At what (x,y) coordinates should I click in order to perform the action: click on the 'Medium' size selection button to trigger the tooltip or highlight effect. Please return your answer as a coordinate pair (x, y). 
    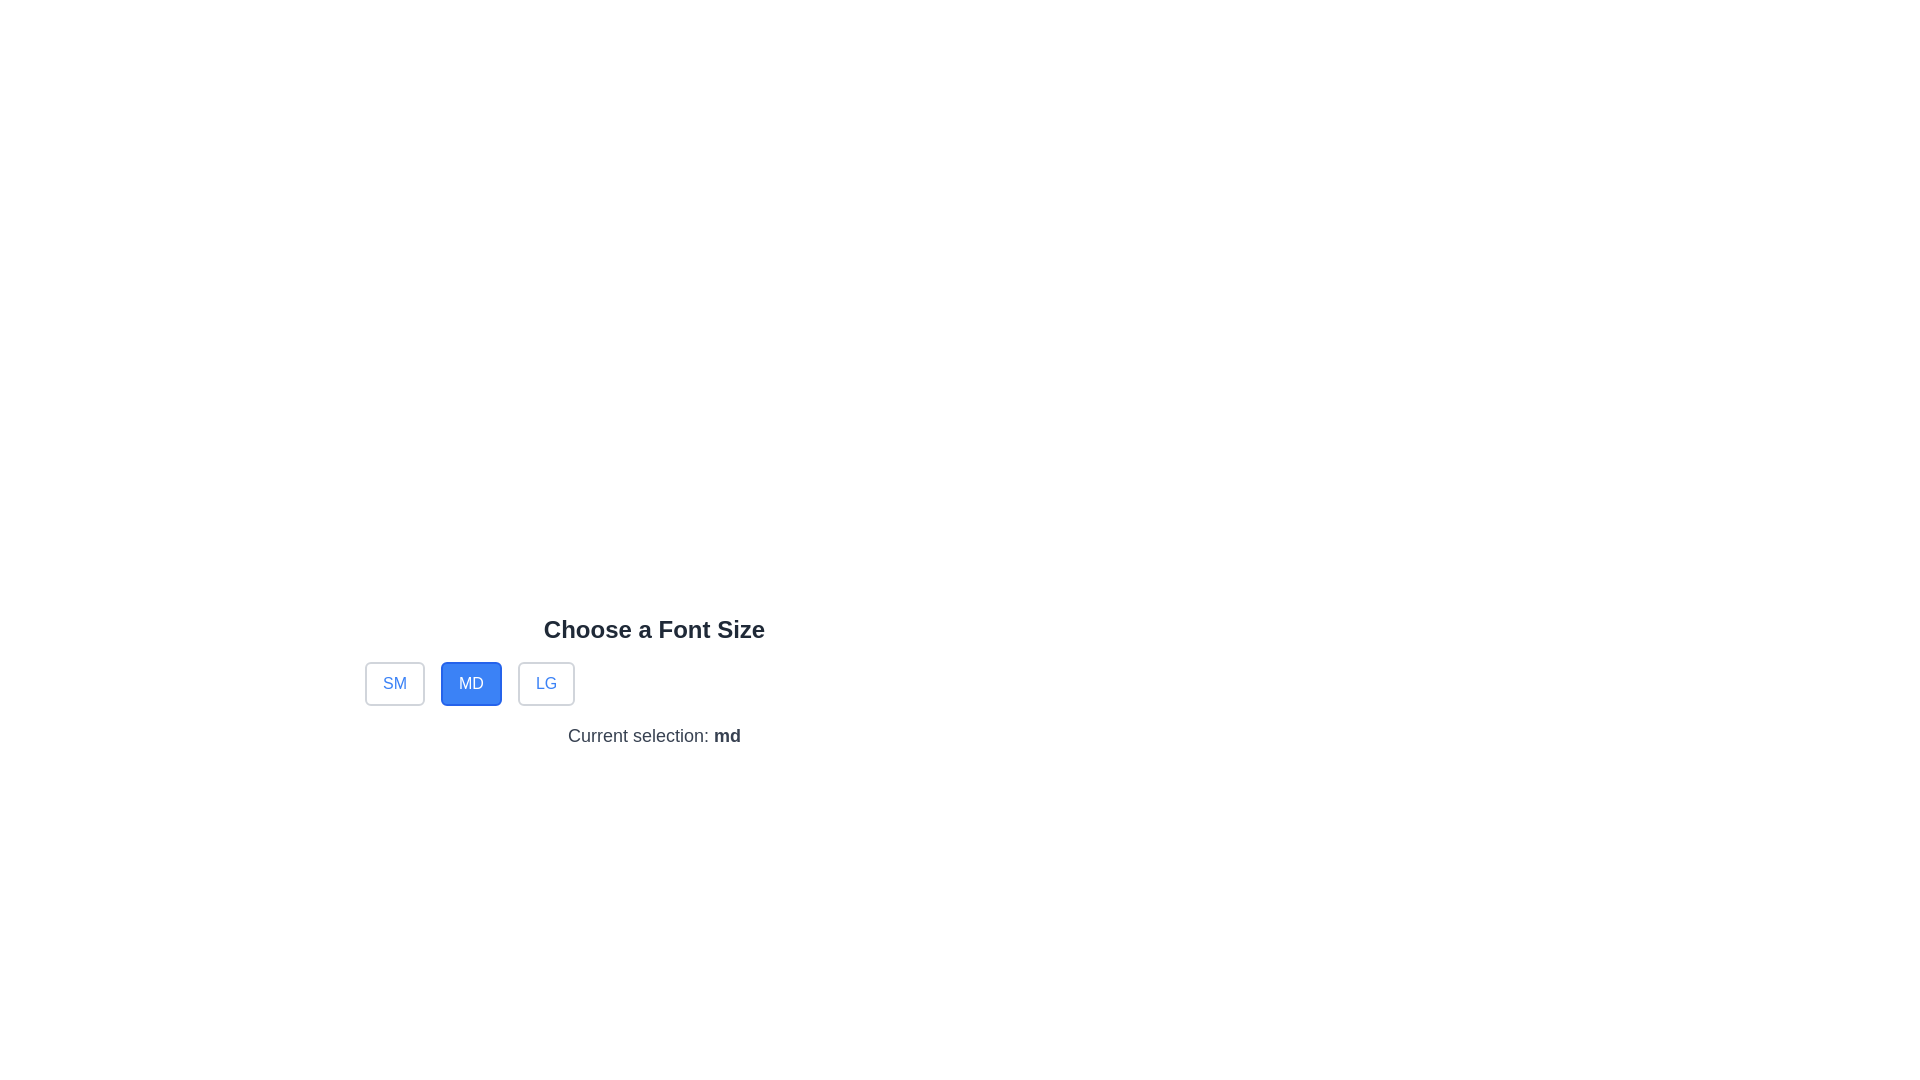
    Looking at the image, I should click on (470, 682).